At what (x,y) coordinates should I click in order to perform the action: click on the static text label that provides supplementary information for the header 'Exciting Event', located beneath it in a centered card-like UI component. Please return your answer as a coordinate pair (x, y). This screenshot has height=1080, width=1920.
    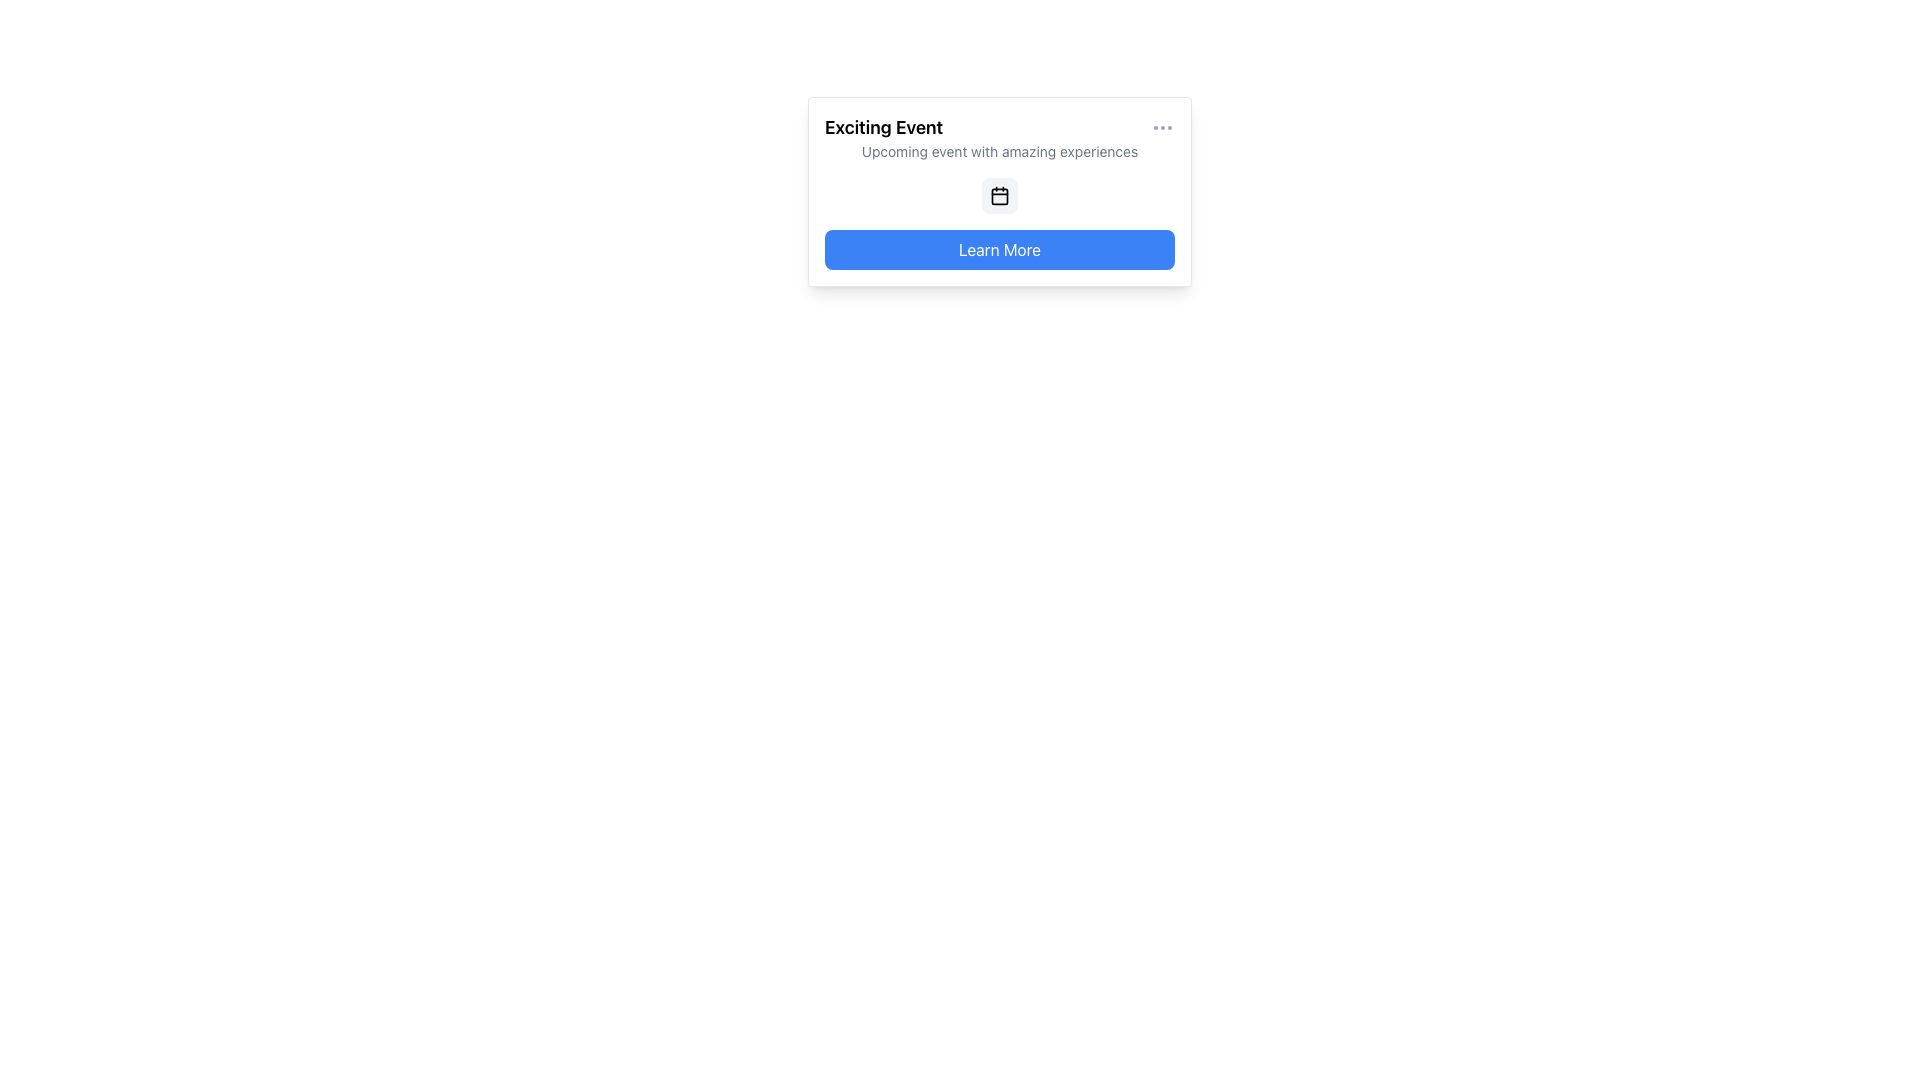
    Looking at the image, I should click on (999, 150).